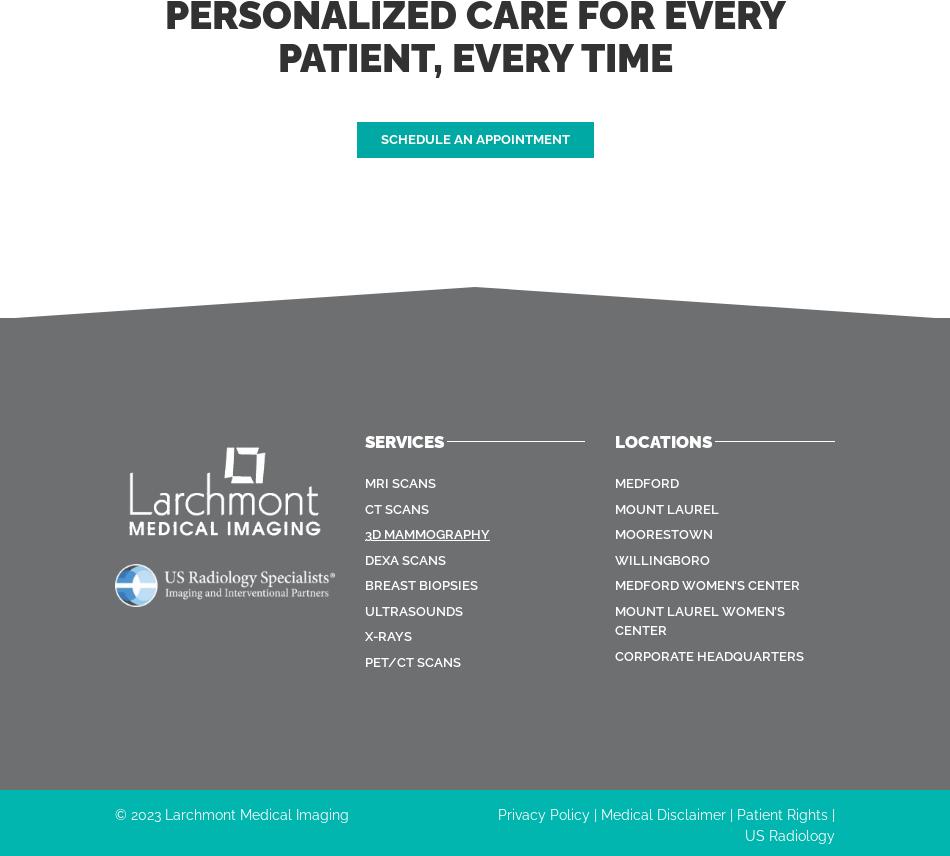  What do you see at coordinates (663, 441) in the screenshot?
I see `'Locations'` at bounding box center [663, 441].